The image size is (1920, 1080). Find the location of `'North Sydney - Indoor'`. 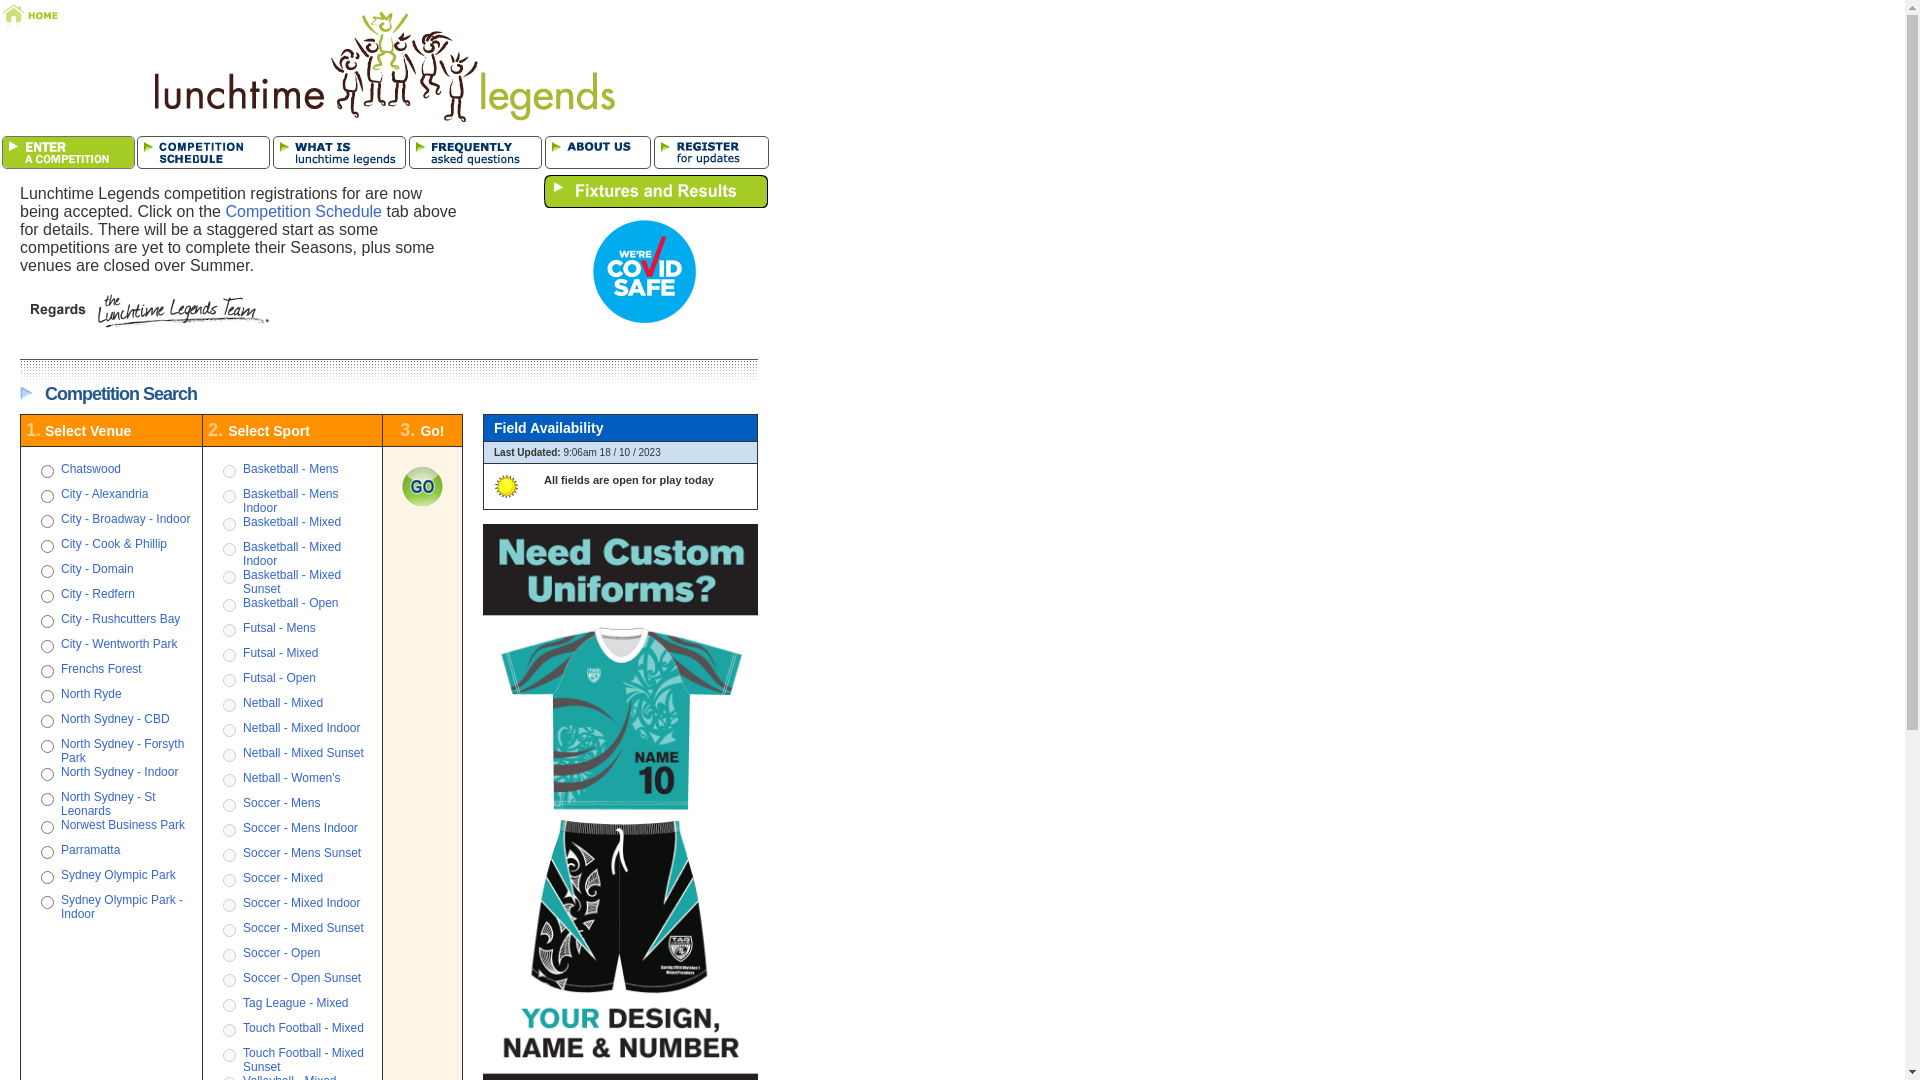

'North Sydney - Indoor' is located at coordinates (61, 770).